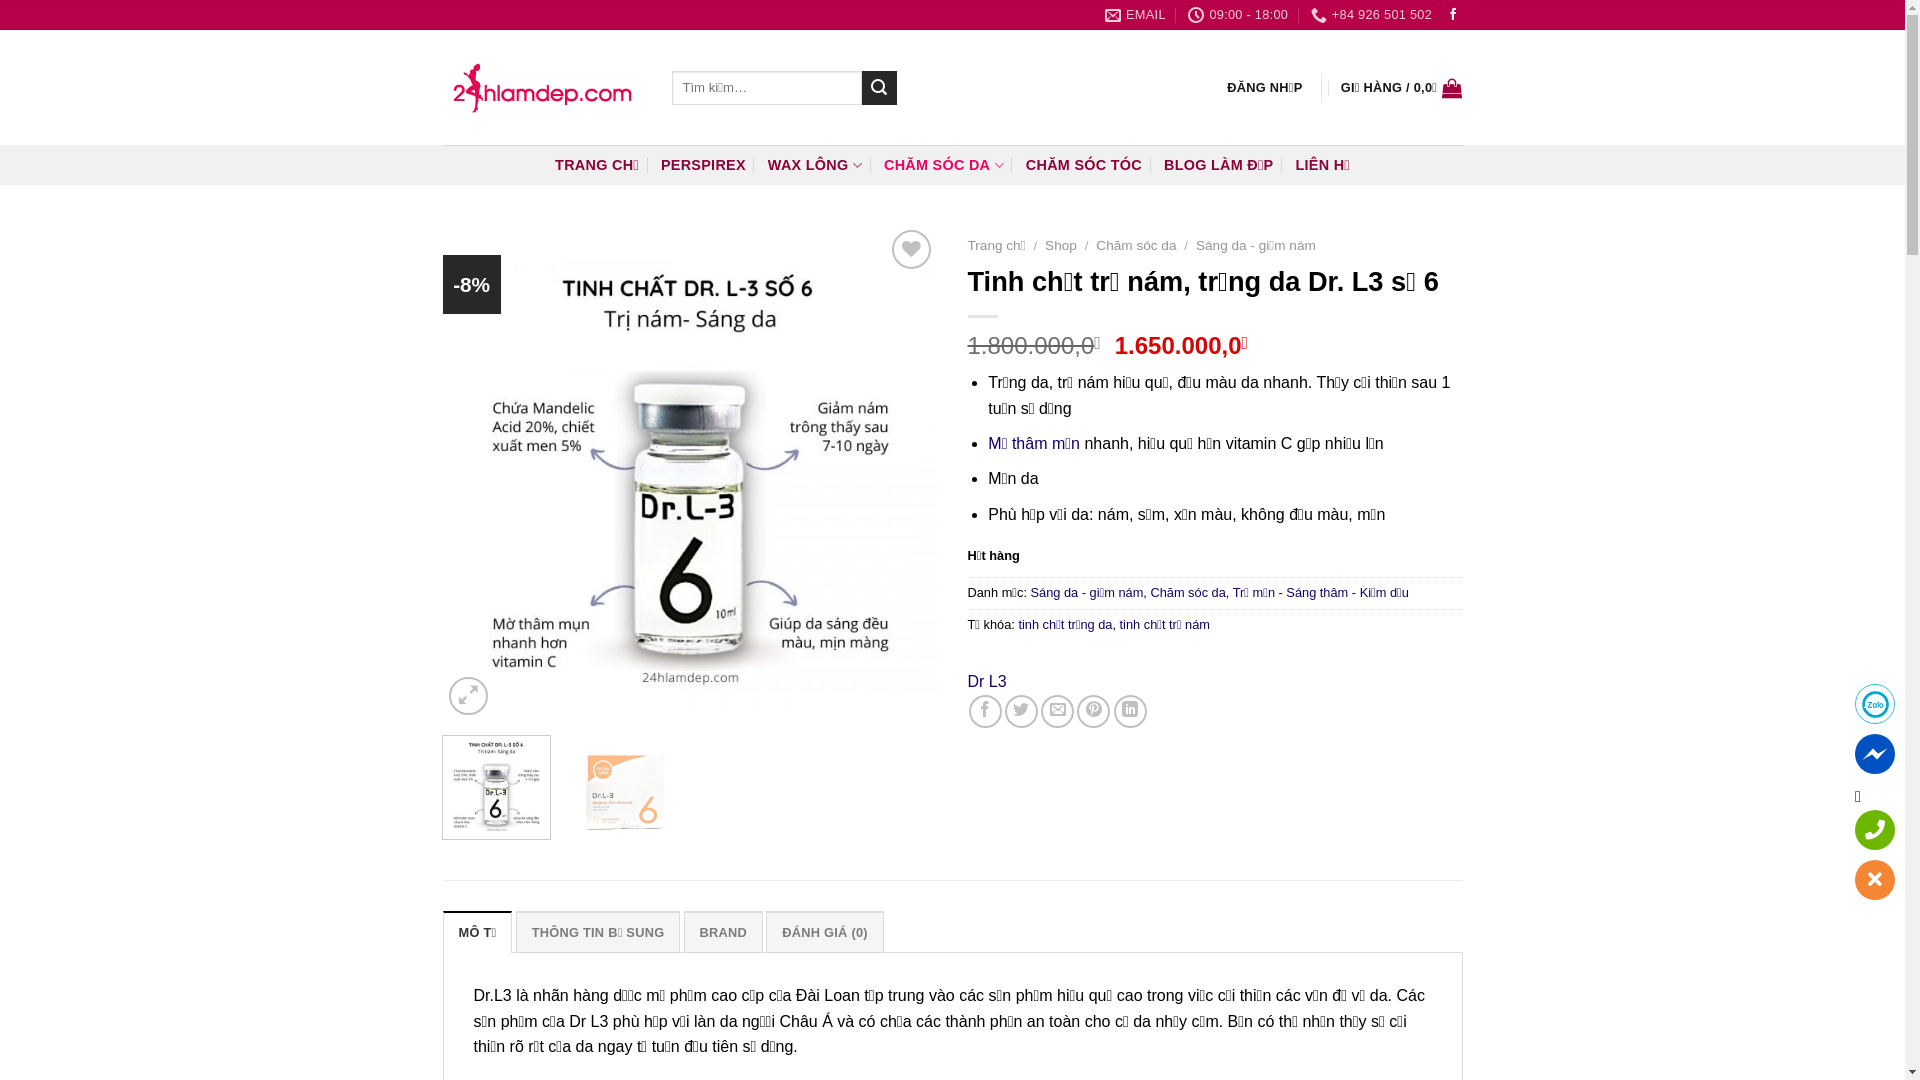 The height and width of the screenshot is (1080, 1920). I want to click on 'Follow on Facebook', so click(1453, 15).